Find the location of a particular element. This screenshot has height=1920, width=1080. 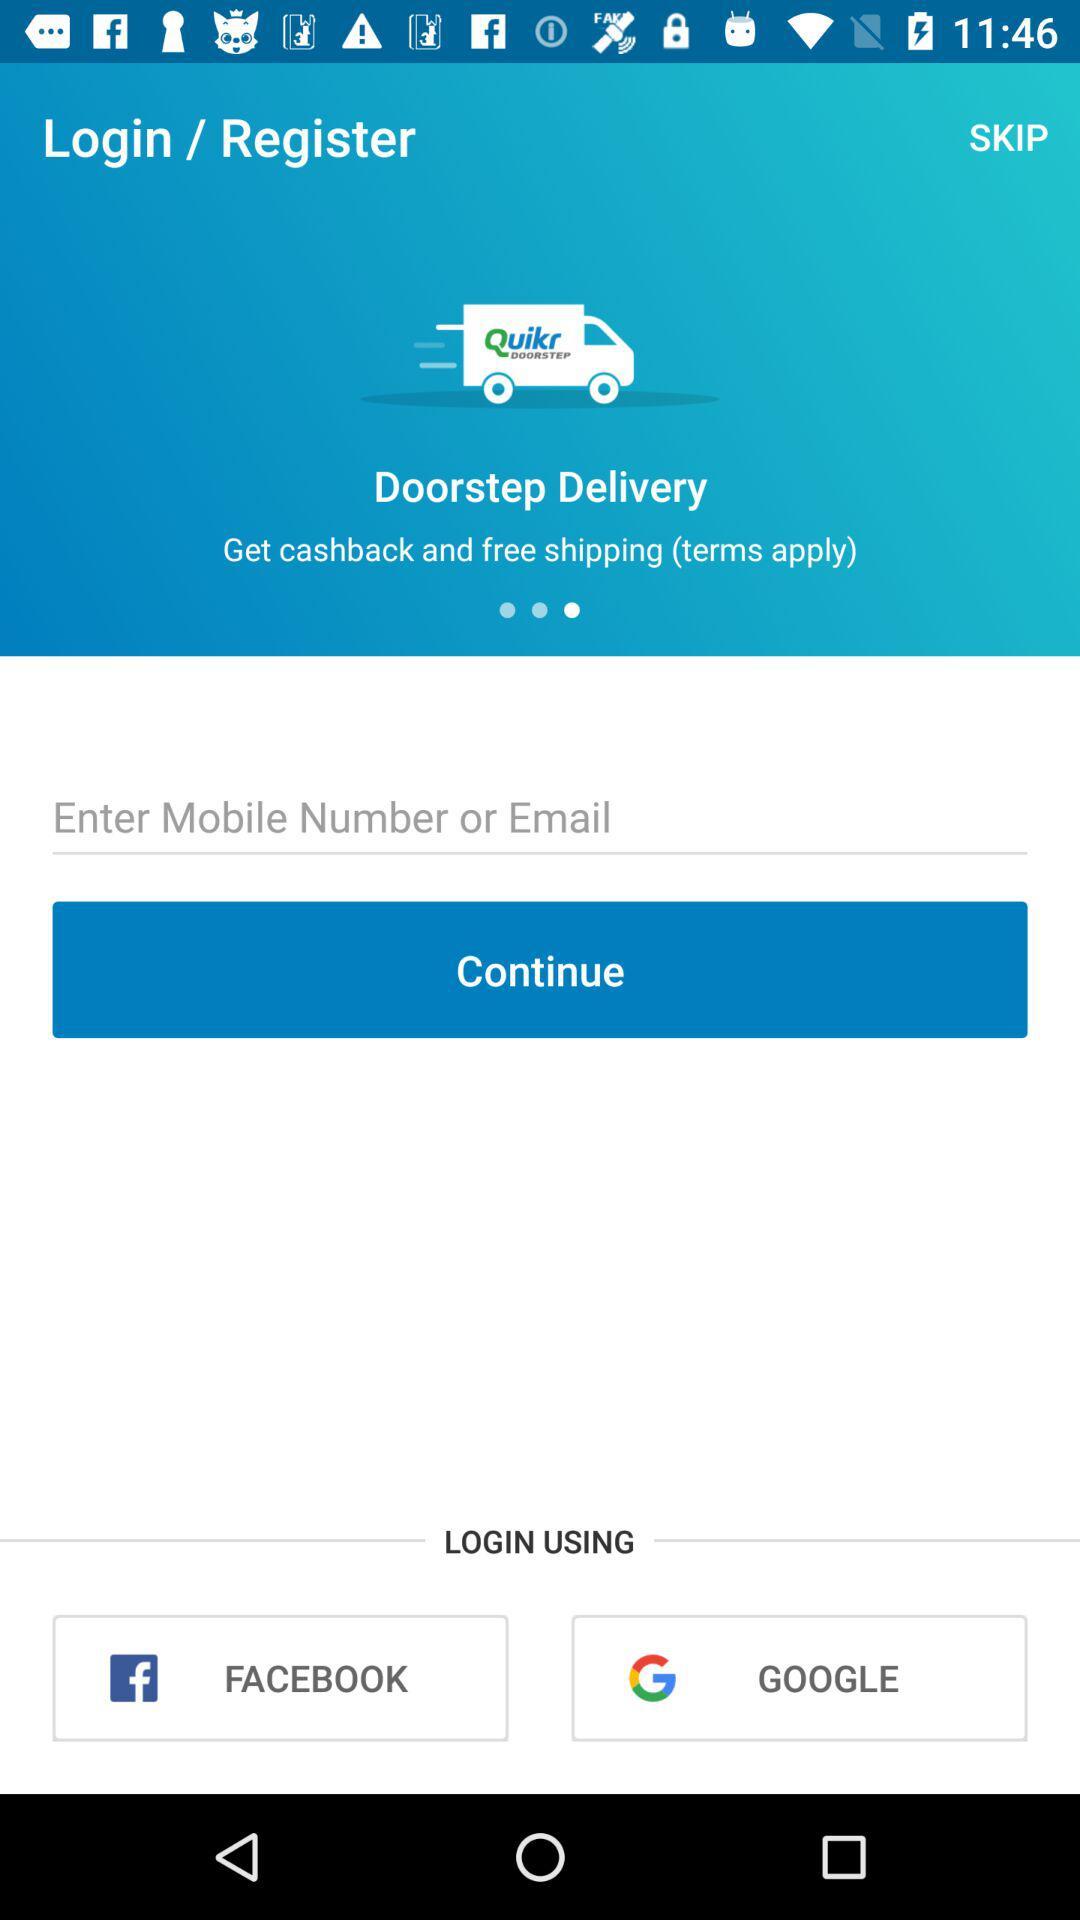

input box is located at coordinates (540, 819).